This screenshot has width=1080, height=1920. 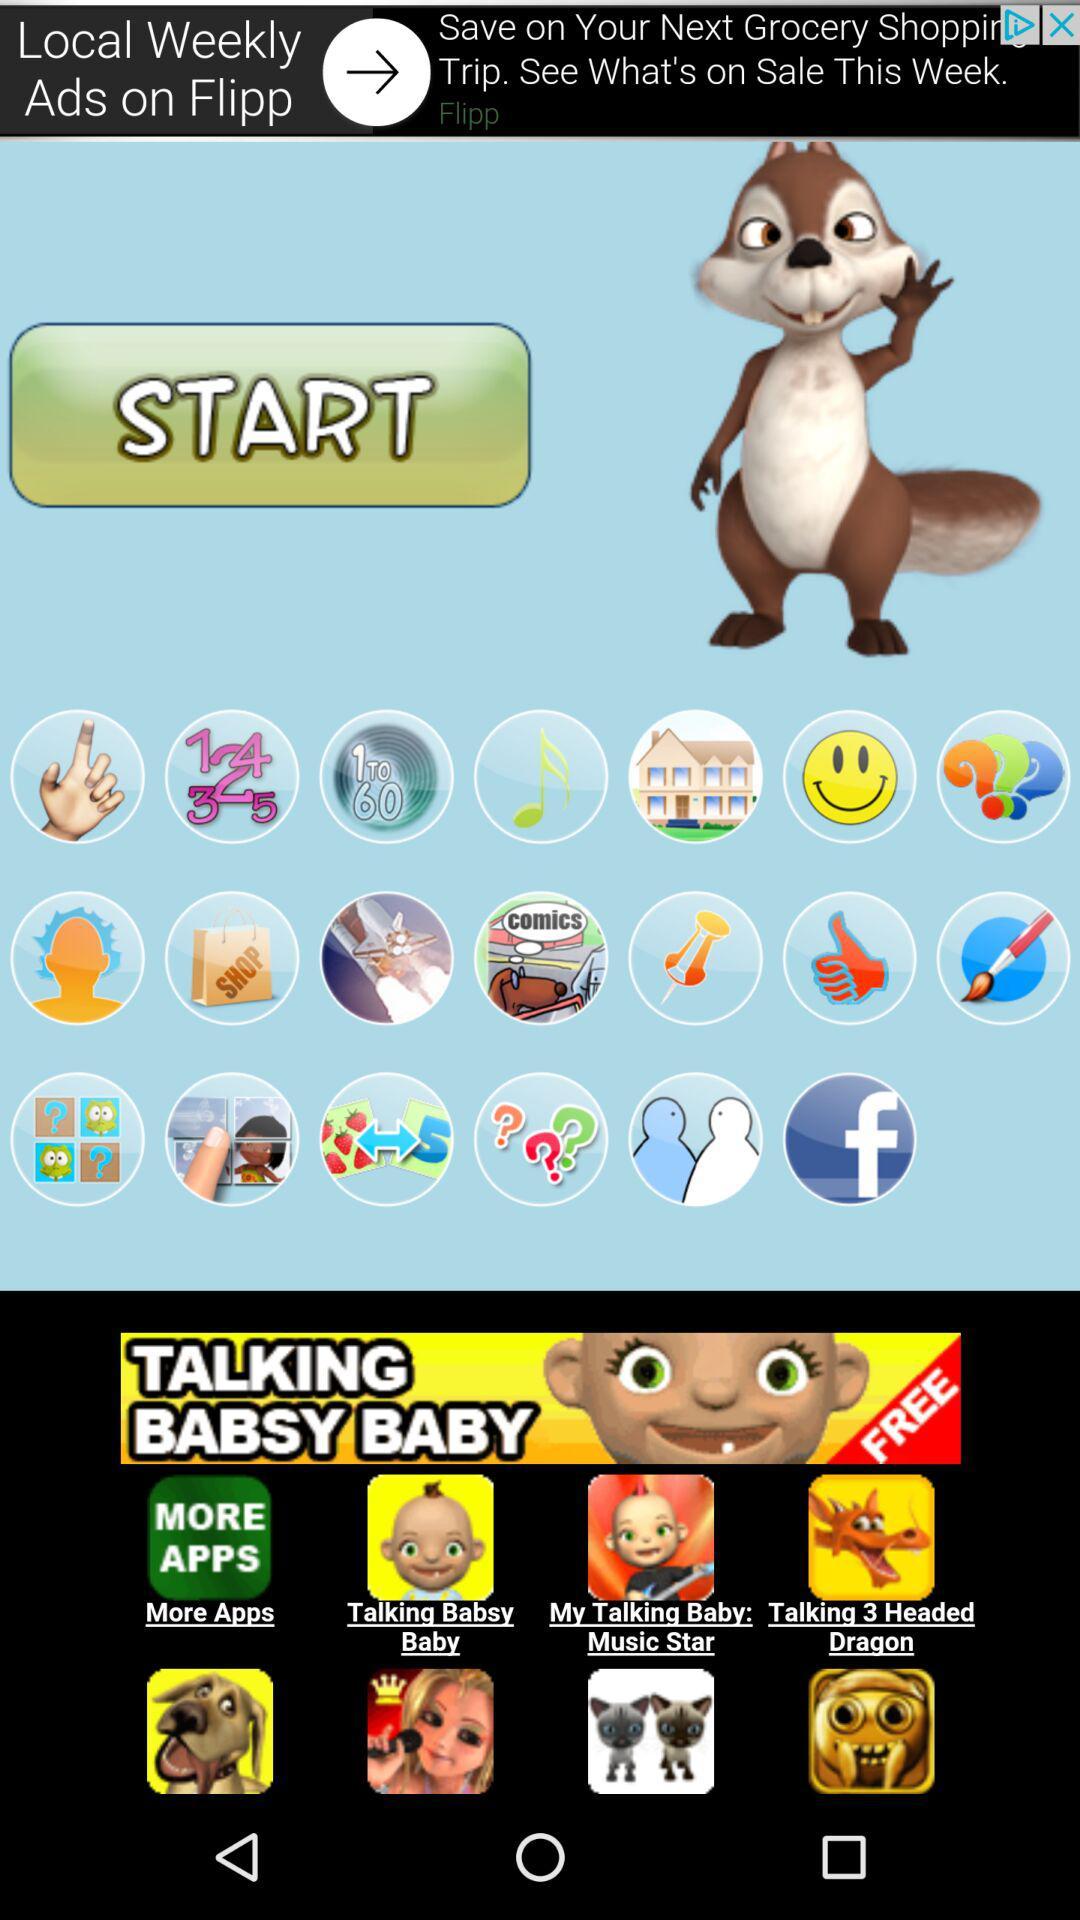 What do you see at coordinates (230, 957) in the screenshot?
I see `shop icon` at bounding box center [230, 957].